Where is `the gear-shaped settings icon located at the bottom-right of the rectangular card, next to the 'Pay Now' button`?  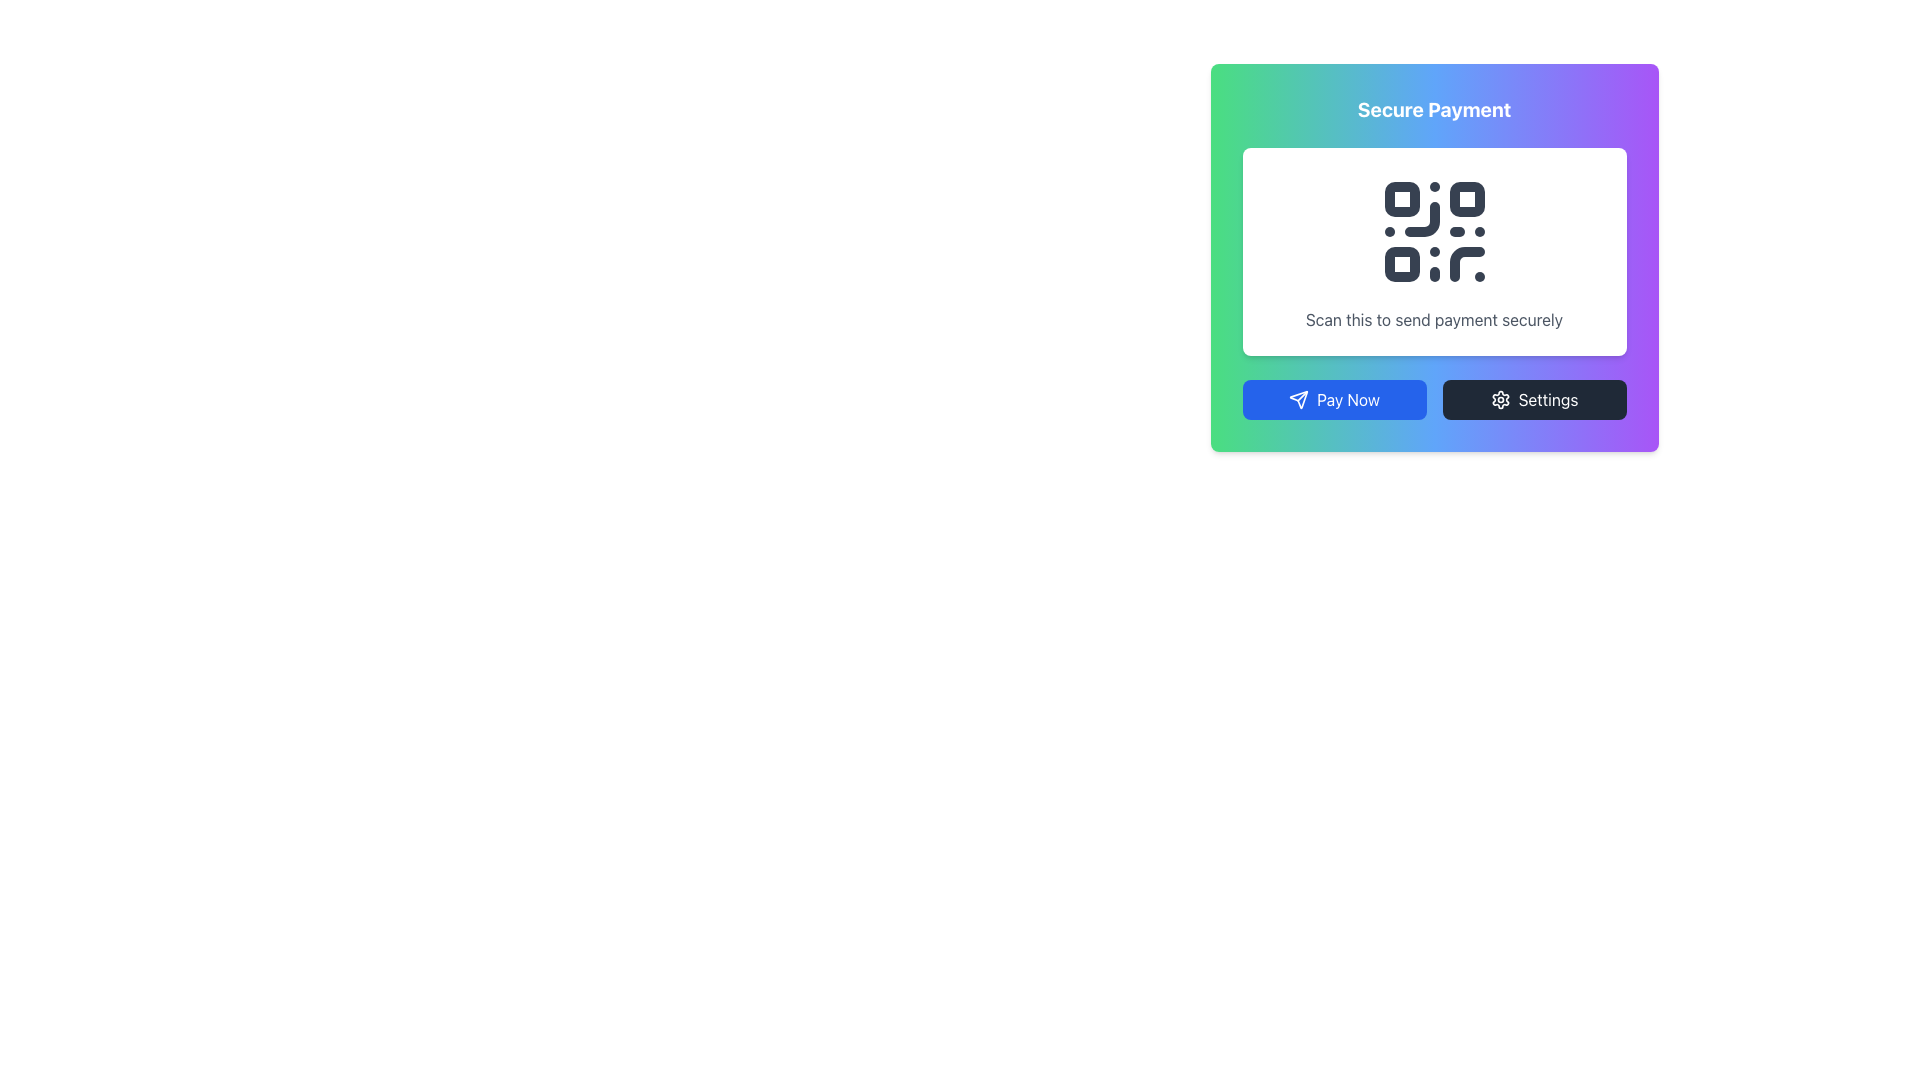 the gear-shaped settings icon located at the bottom-right of the rectangular card, next to the 'Pay Now' button is located at coordinates (1500, 400).